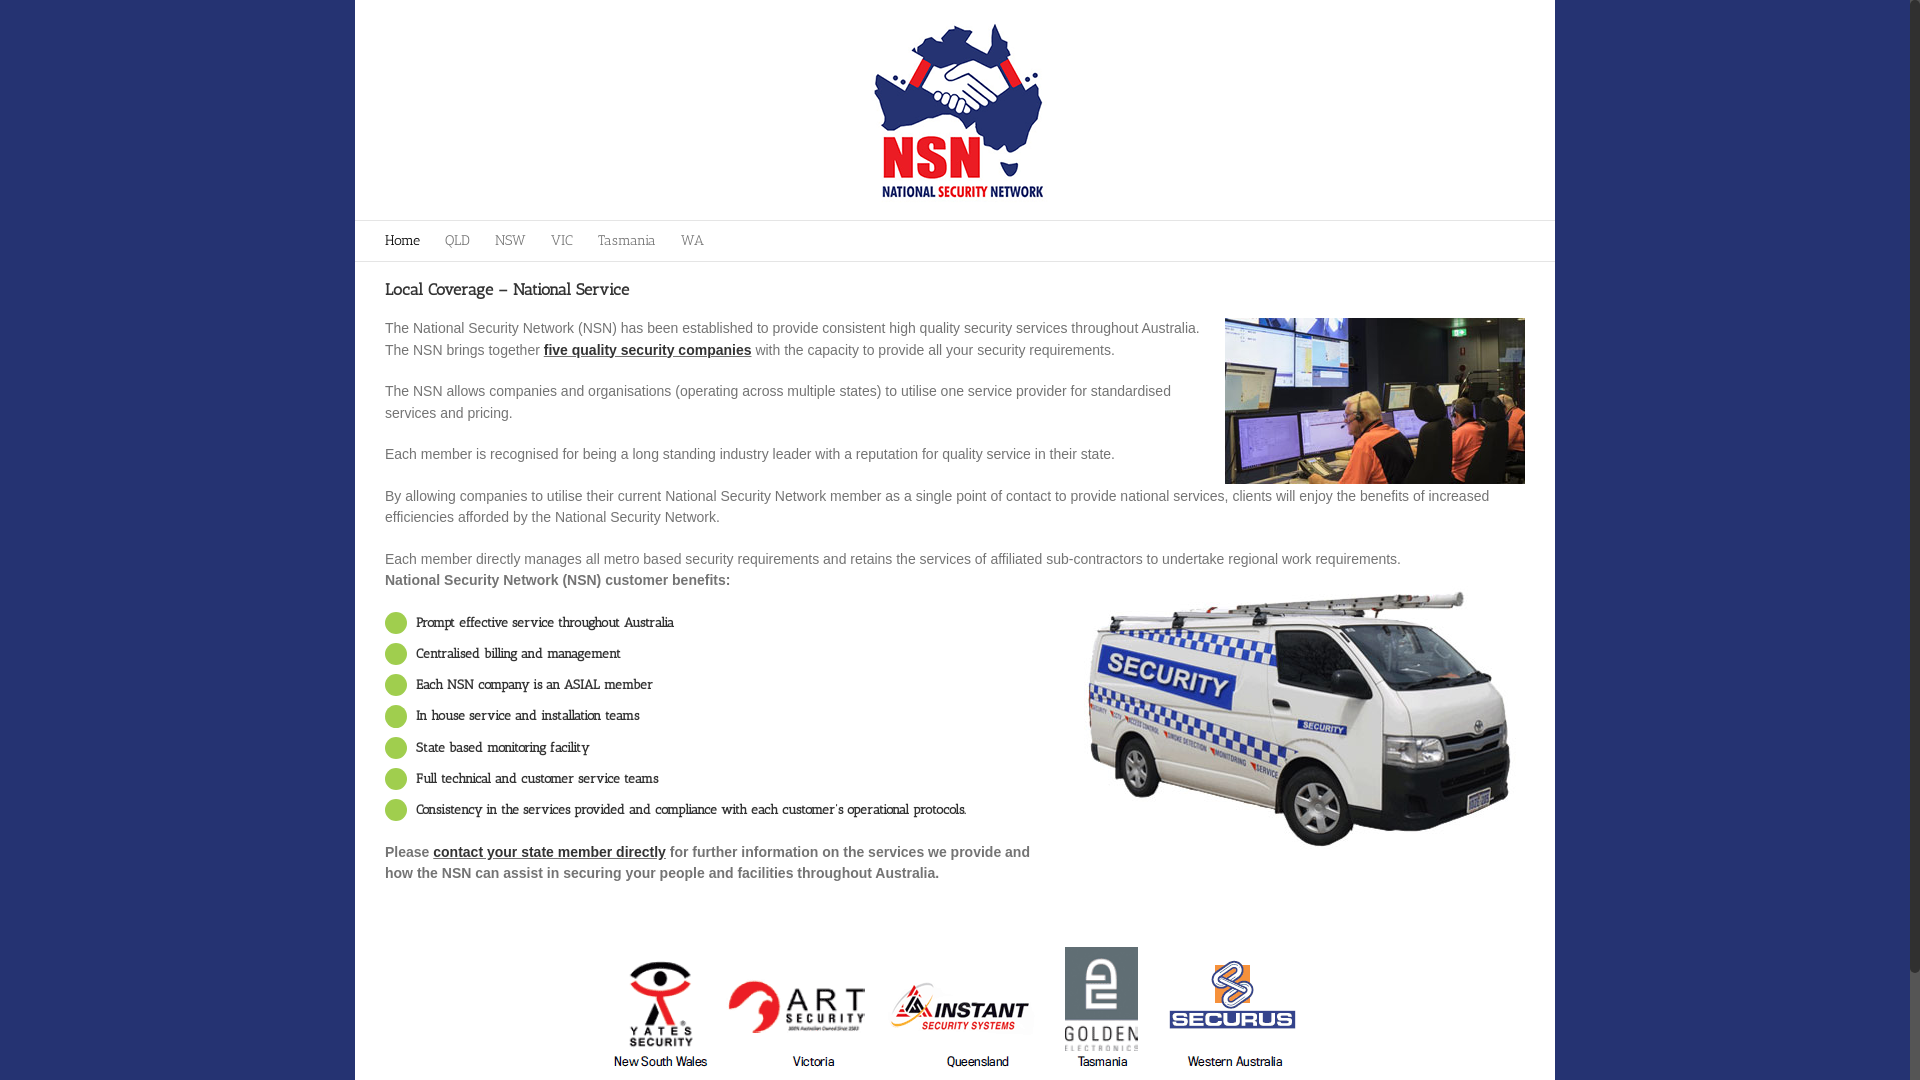  What do you see at coordinates (681, 239) in the screenshot?
I see `'WA'` at bounding box center [681, 239].